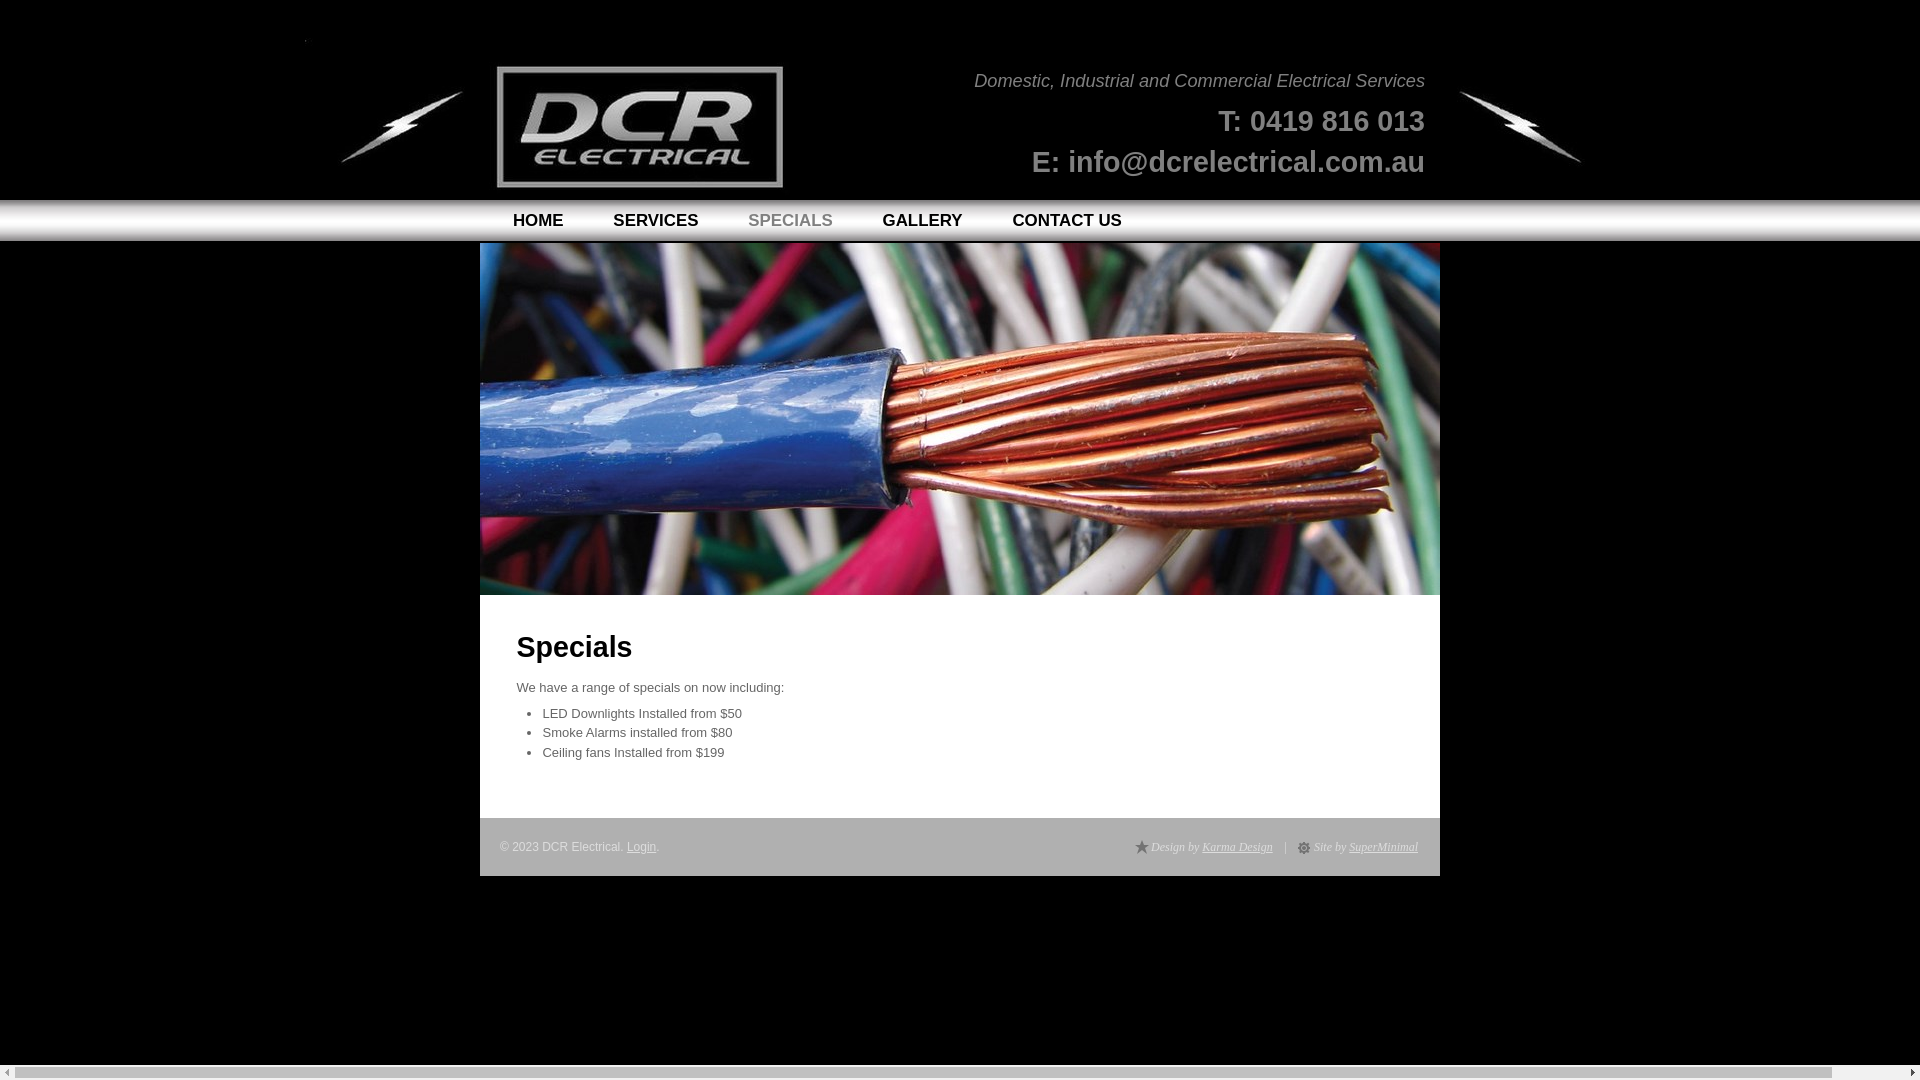 The height and width of the screenshot is (1080, 1920). Describe the element at coordinates (921, 220) in the screenshot. I see `'GALLERY'` at that location.